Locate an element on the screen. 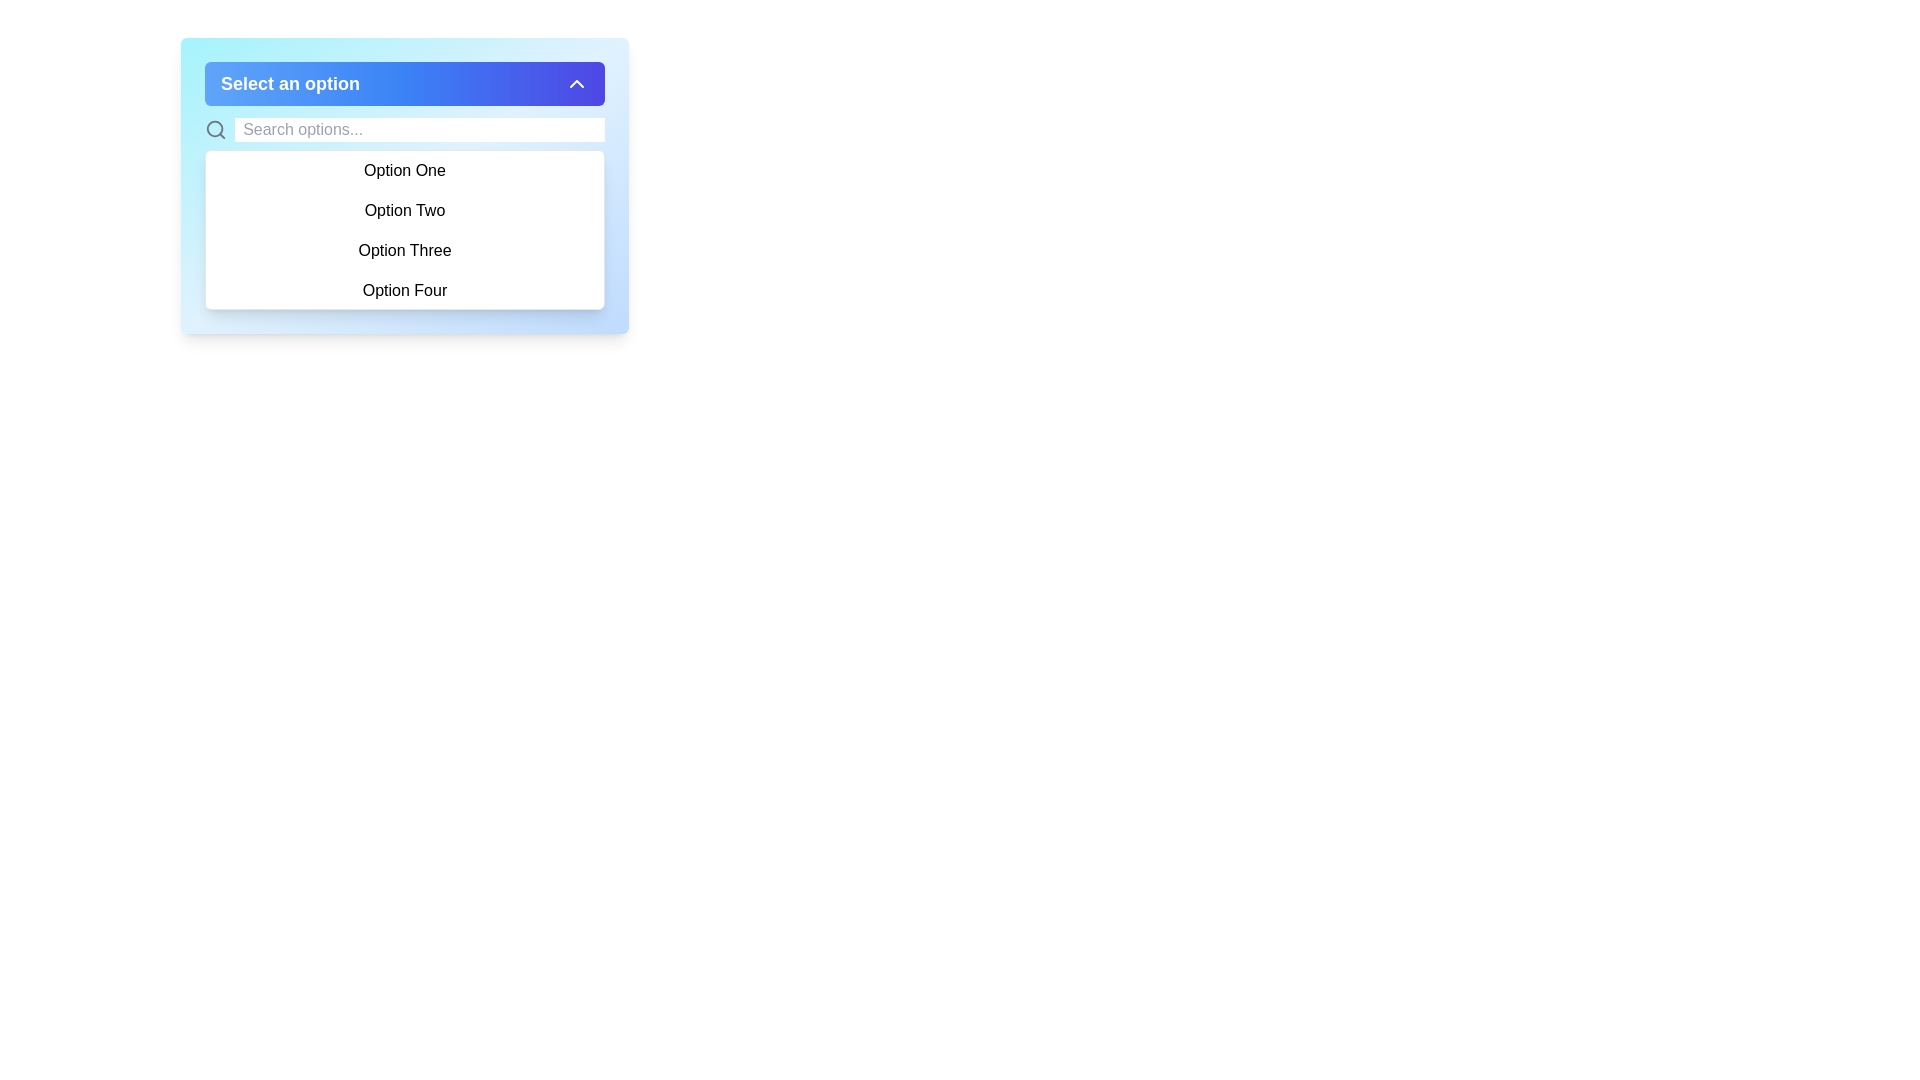  the dropdown menu option is located at coordinates (403, 185).